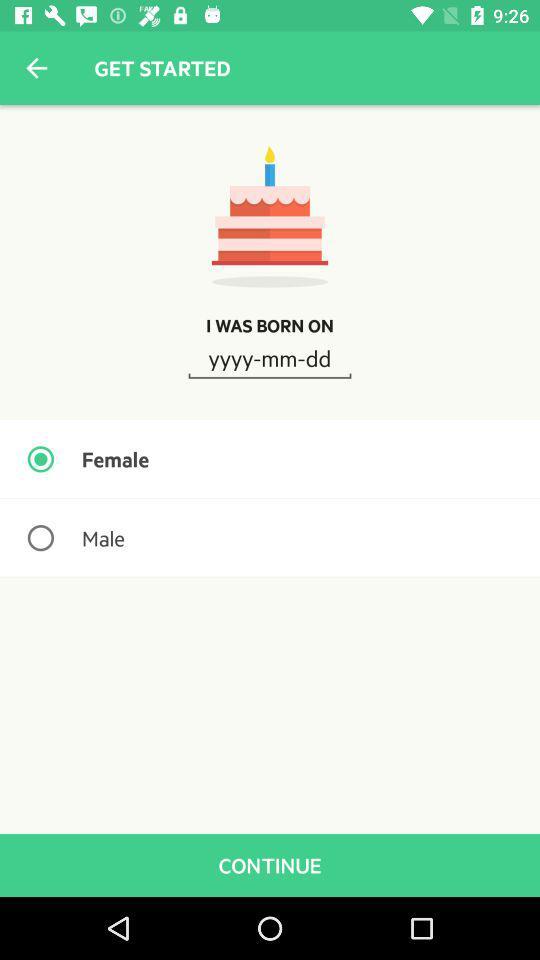  What do you see at coordinates (36, 68) in the screenshot?
I see `the item next to the get started item` at bounding box center [36, 68].